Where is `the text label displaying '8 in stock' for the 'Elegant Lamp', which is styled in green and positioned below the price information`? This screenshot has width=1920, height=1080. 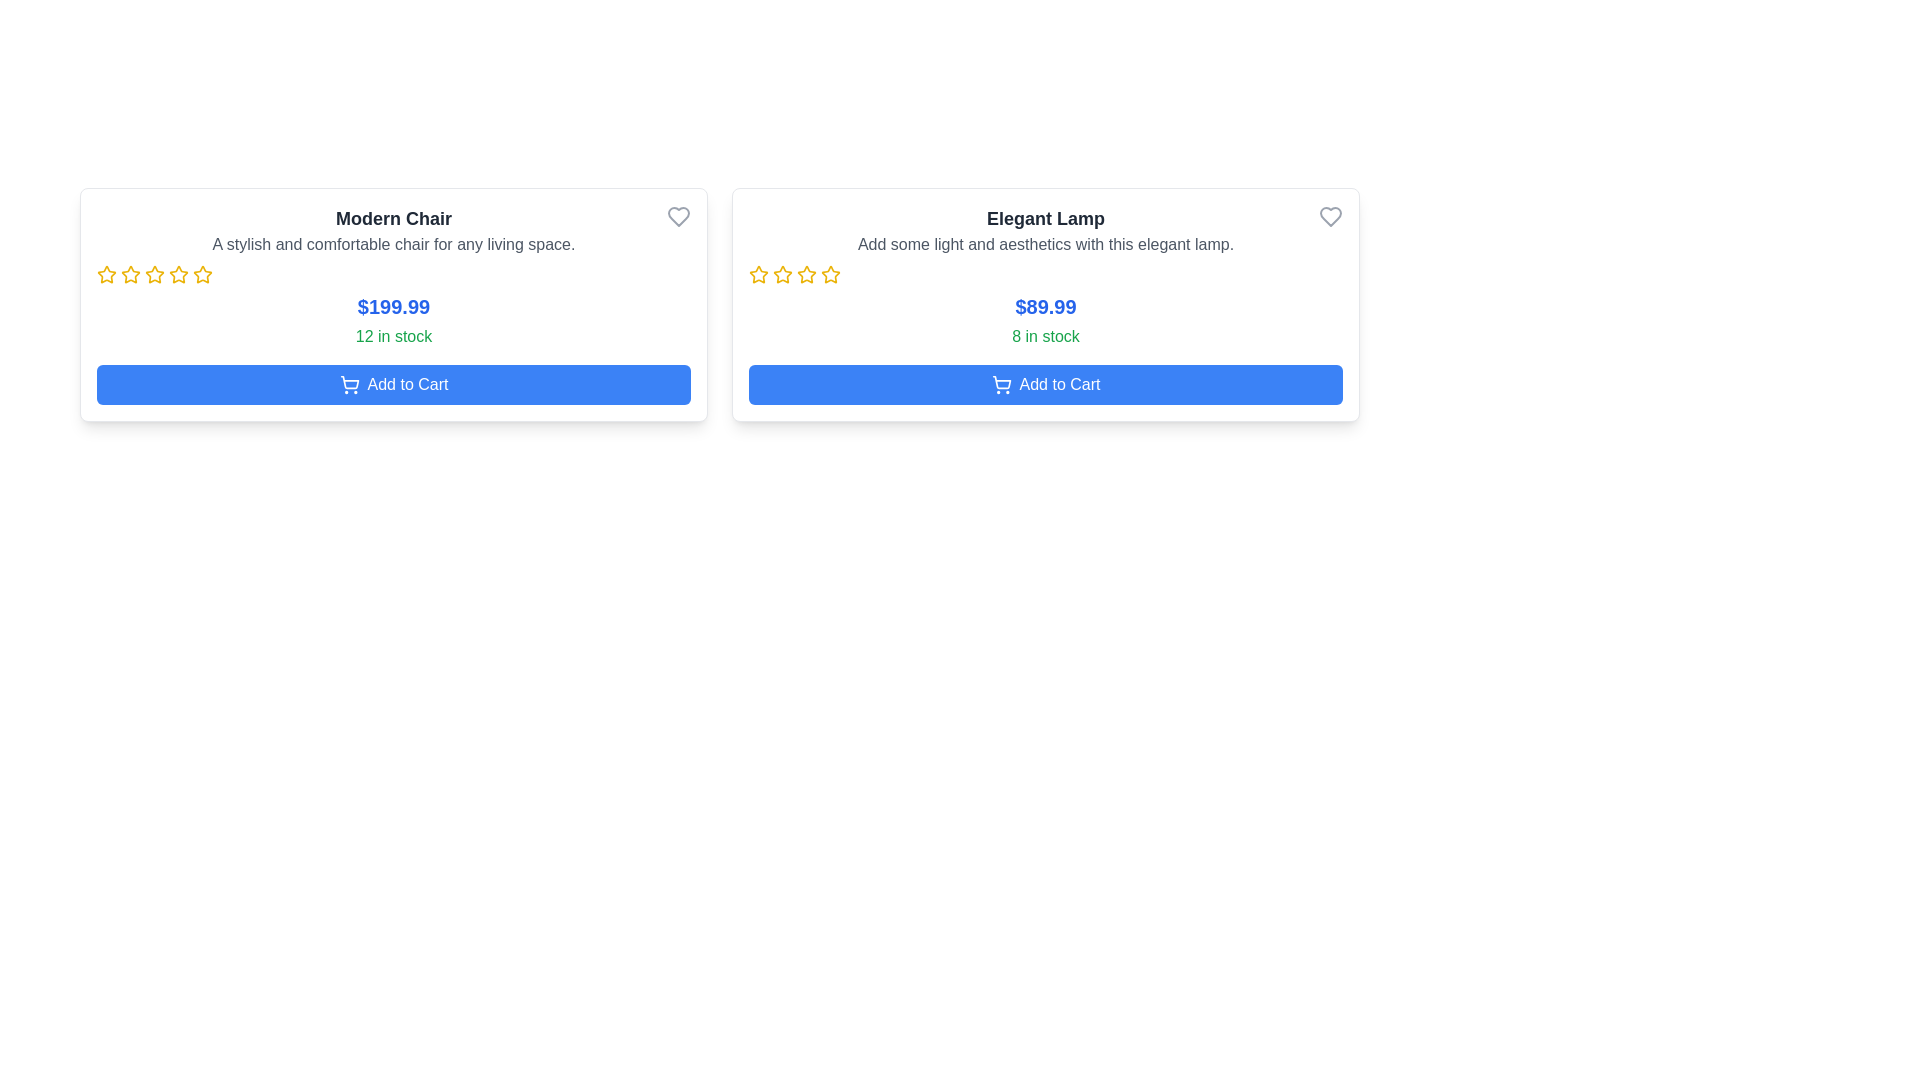
the text label displaying '8 in stock' for the 'Elegant Lamp', which is styled in green and positioned below the price information is located at coordinates (1045, 335).